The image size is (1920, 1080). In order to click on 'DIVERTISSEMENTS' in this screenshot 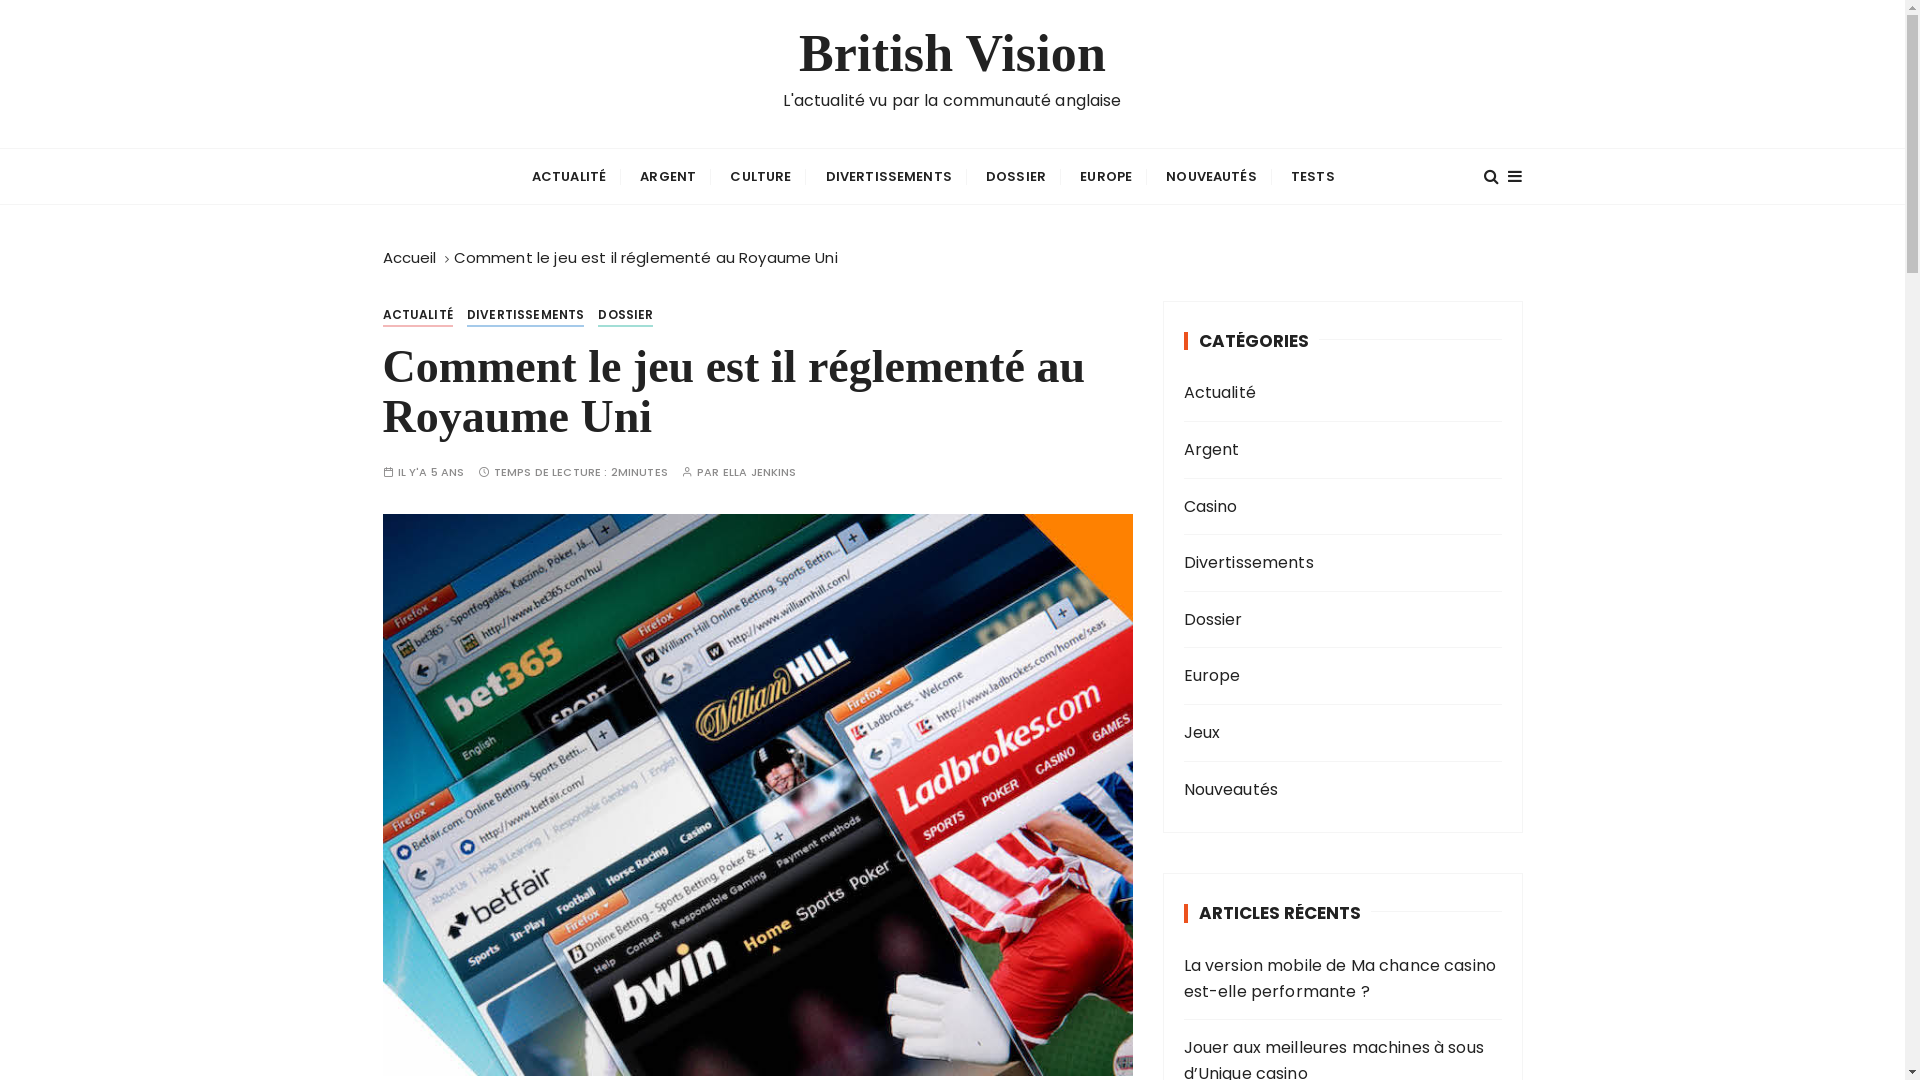, I will do `click(465, 315)`.